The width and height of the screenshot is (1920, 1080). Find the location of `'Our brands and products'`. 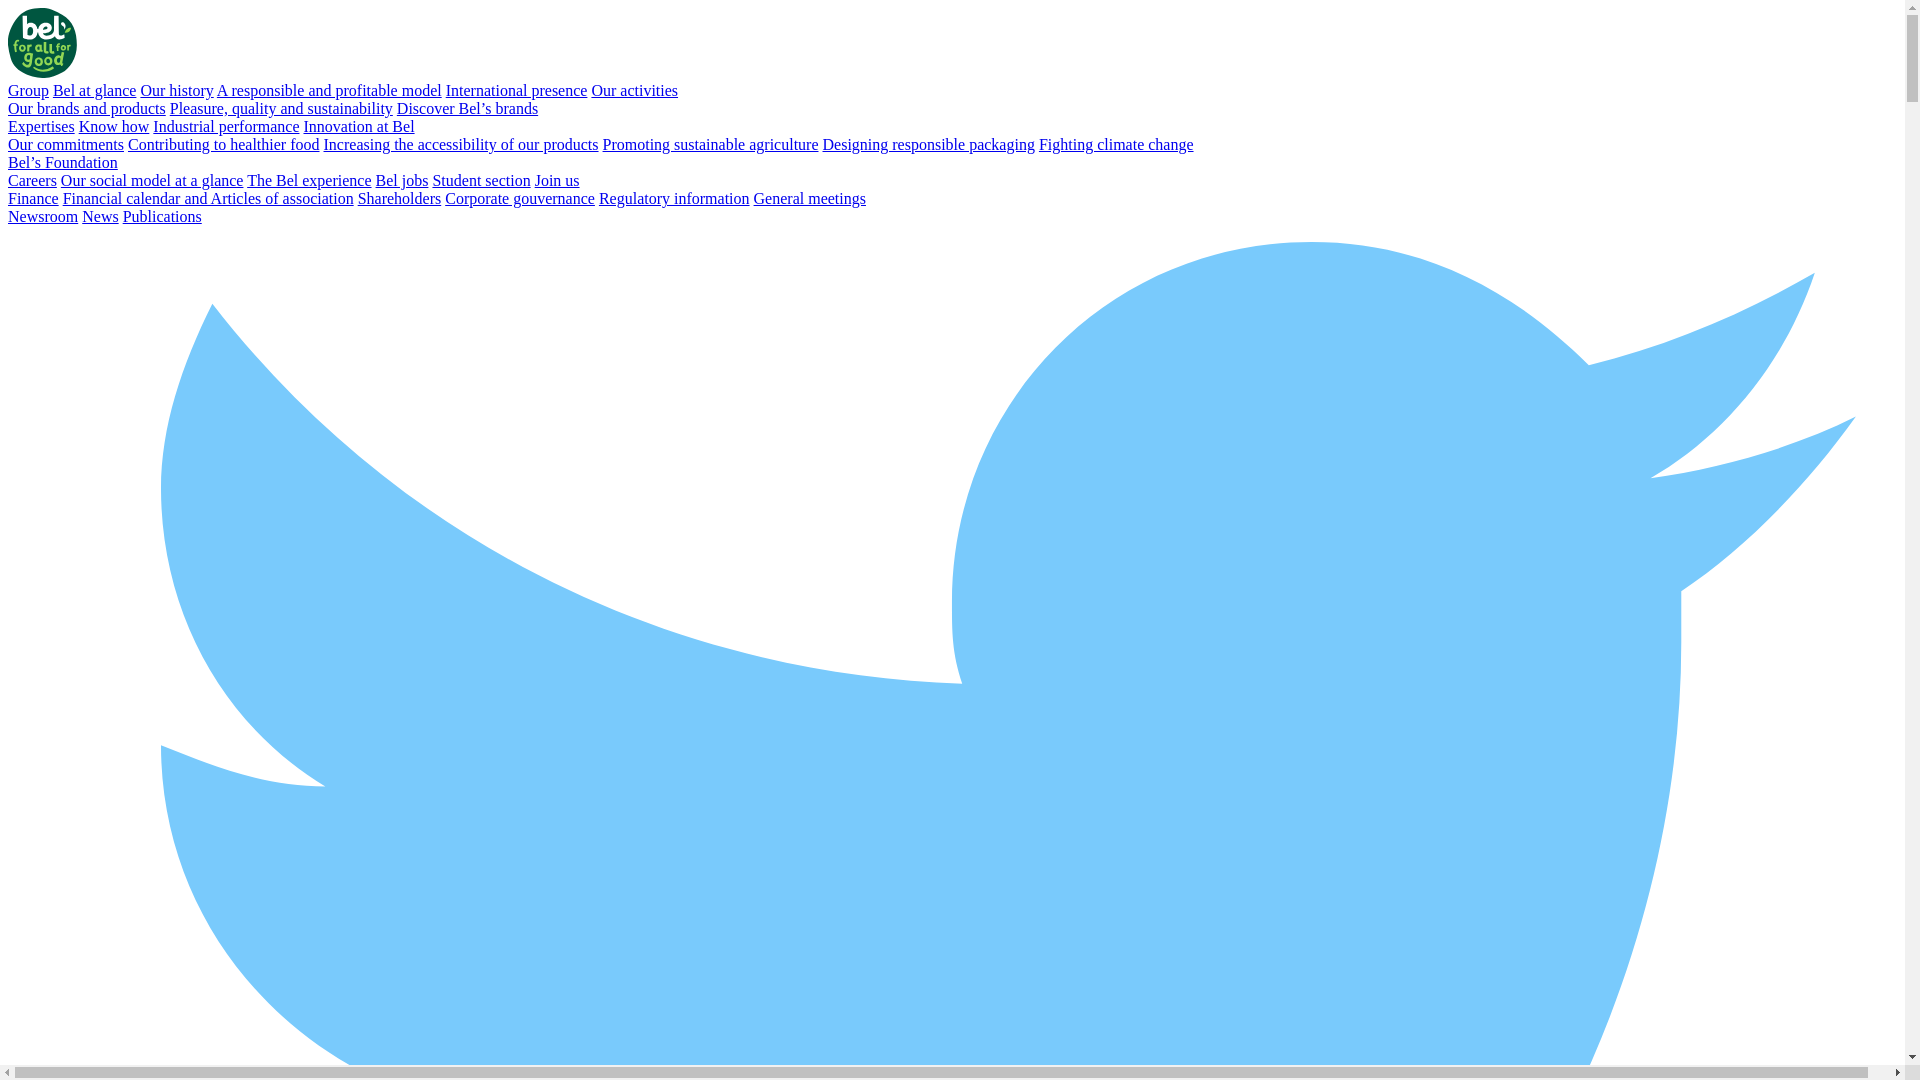

'Our brands and products' is located at coordinates (85, 108).